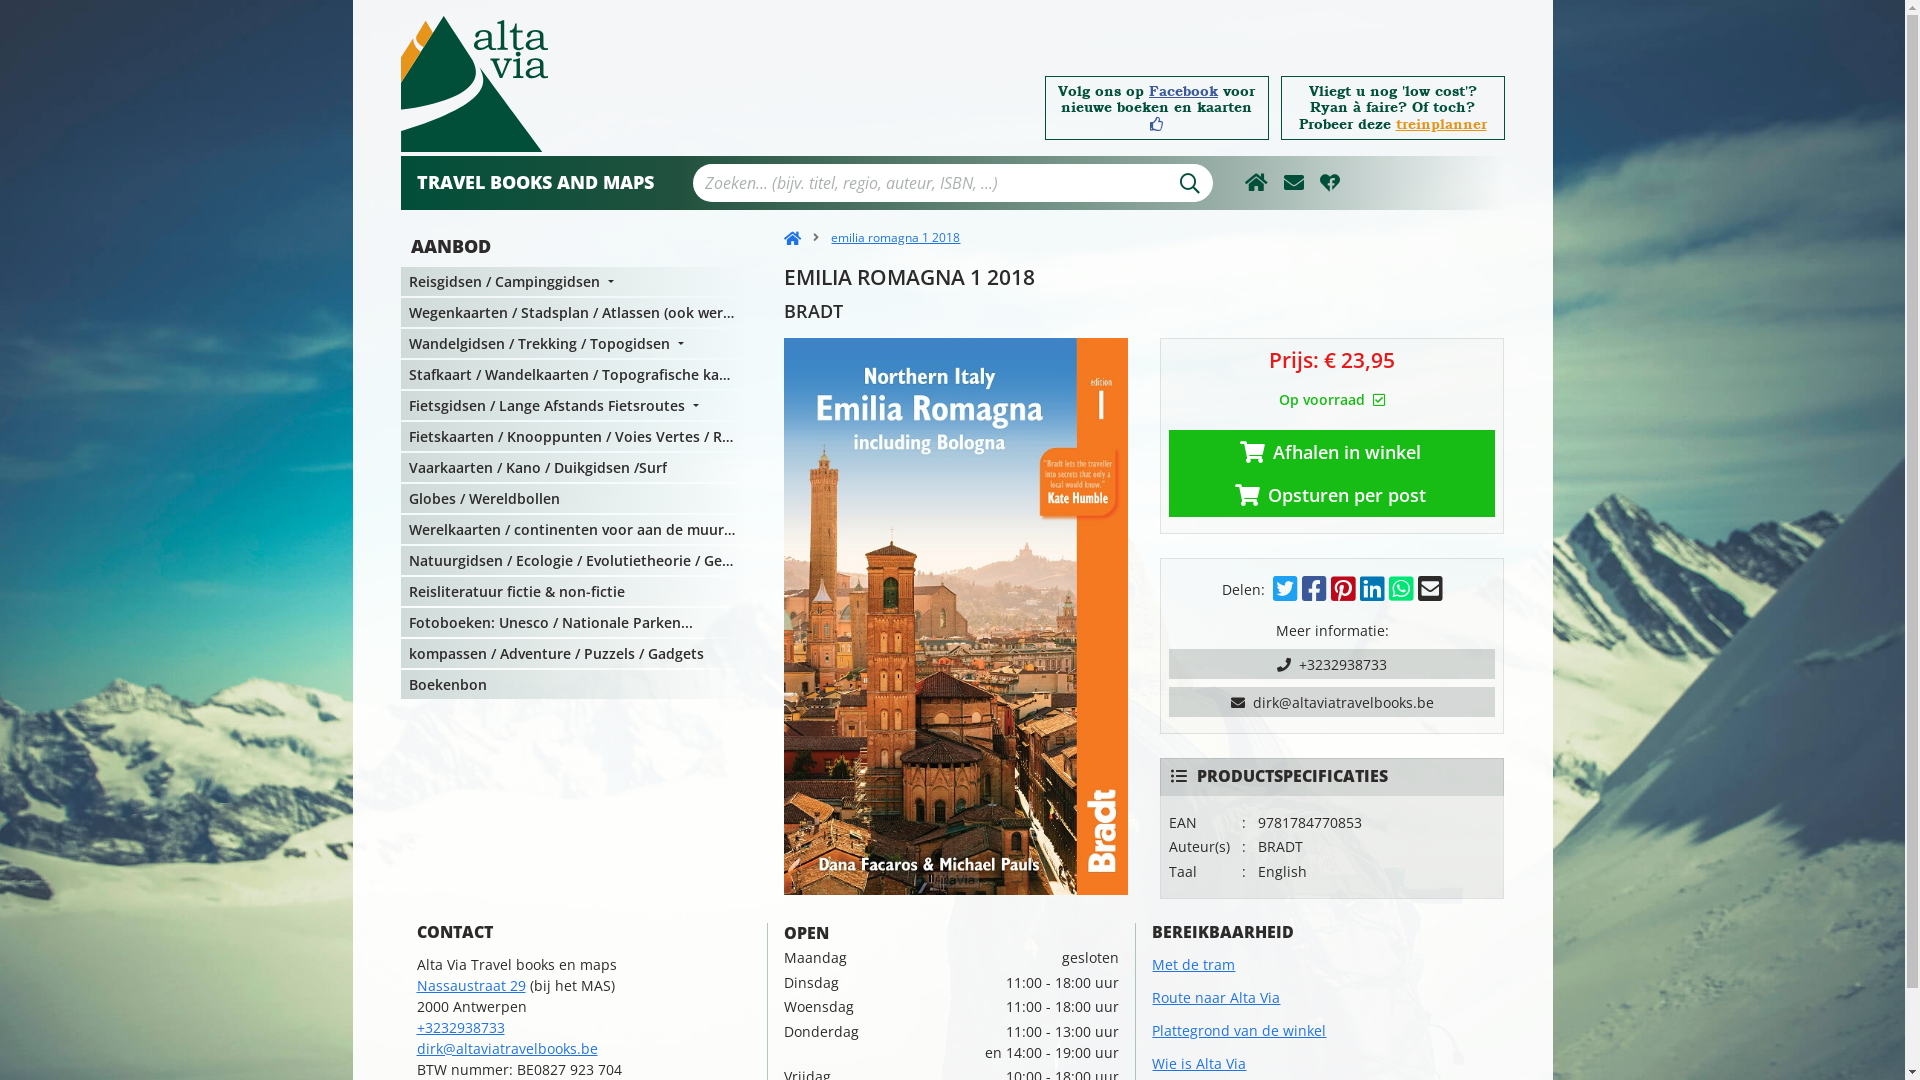 The height and width of the screenshot is (1080, 1920). Describe the element at coordinates (575, 590) in the screenshot. I see `'Reisliteratuur fictie & non-fictie'` at that location.